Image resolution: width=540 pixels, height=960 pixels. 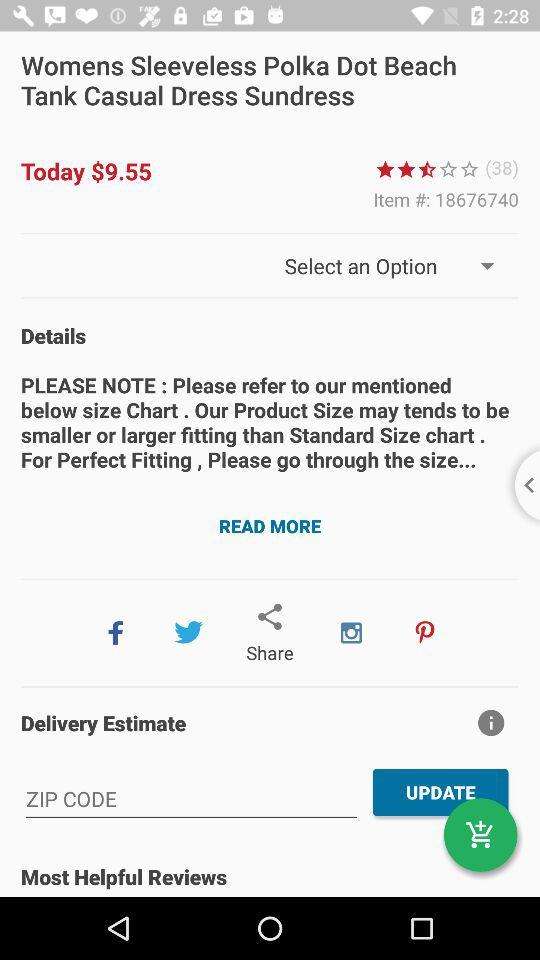 I want to click on the read more button, so click(x=270, y=525).